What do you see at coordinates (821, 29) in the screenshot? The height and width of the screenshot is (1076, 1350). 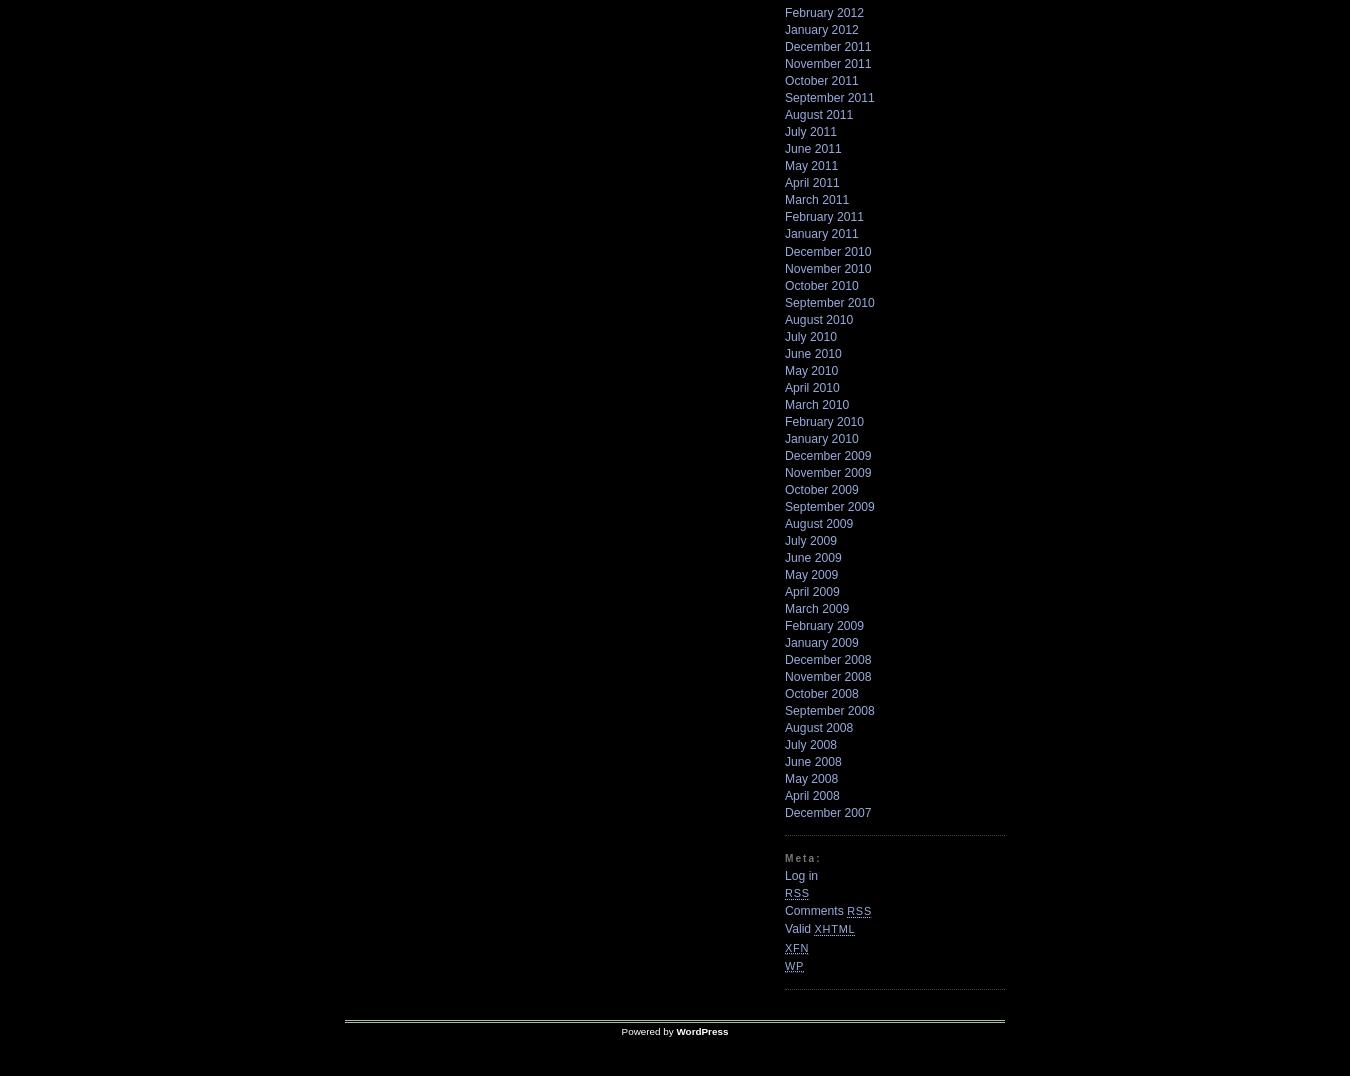 I see `'January 2012'` at bounding box center [821, 29].